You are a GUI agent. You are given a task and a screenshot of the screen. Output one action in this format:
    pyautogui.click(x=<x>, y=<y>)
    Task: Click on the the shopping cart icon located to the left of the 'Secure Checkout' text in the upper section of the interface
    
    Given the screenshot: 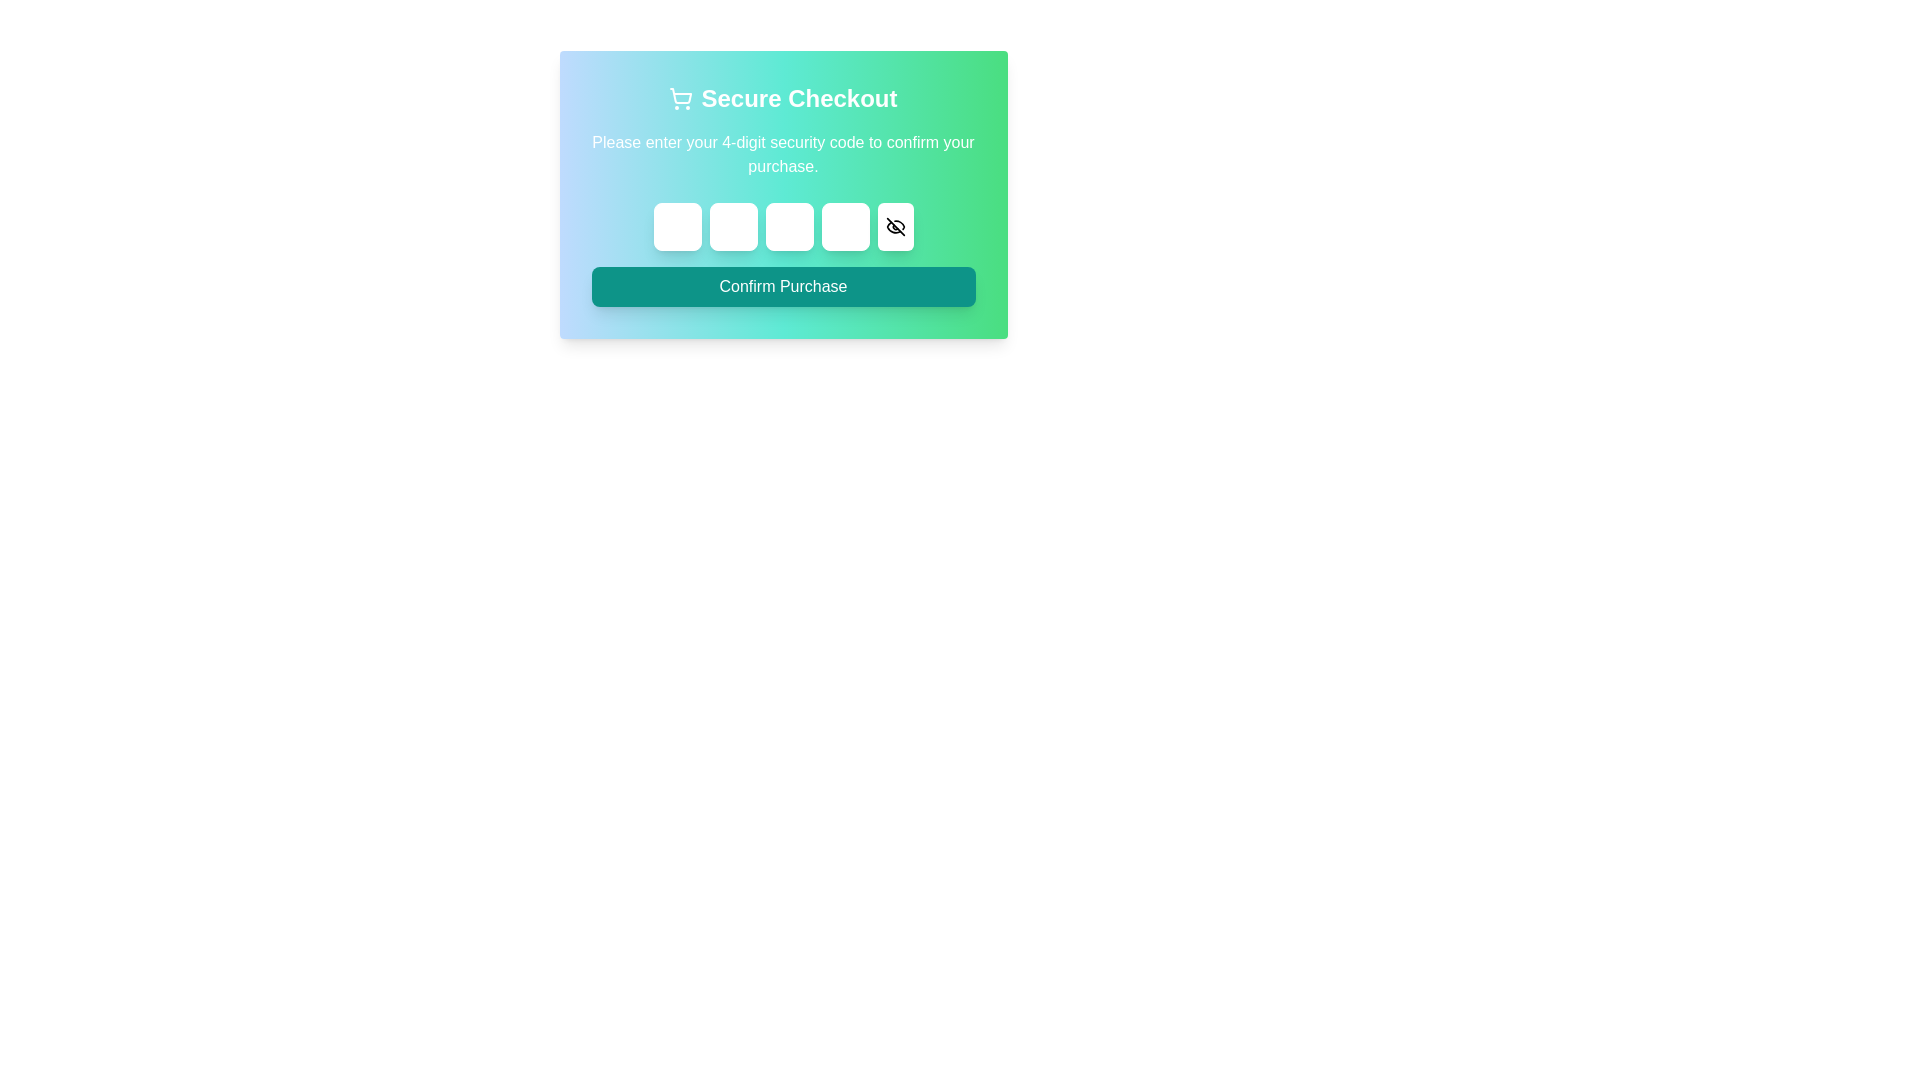 What is the action you would take?
    pyautogui.click(x=681, y=99)
    